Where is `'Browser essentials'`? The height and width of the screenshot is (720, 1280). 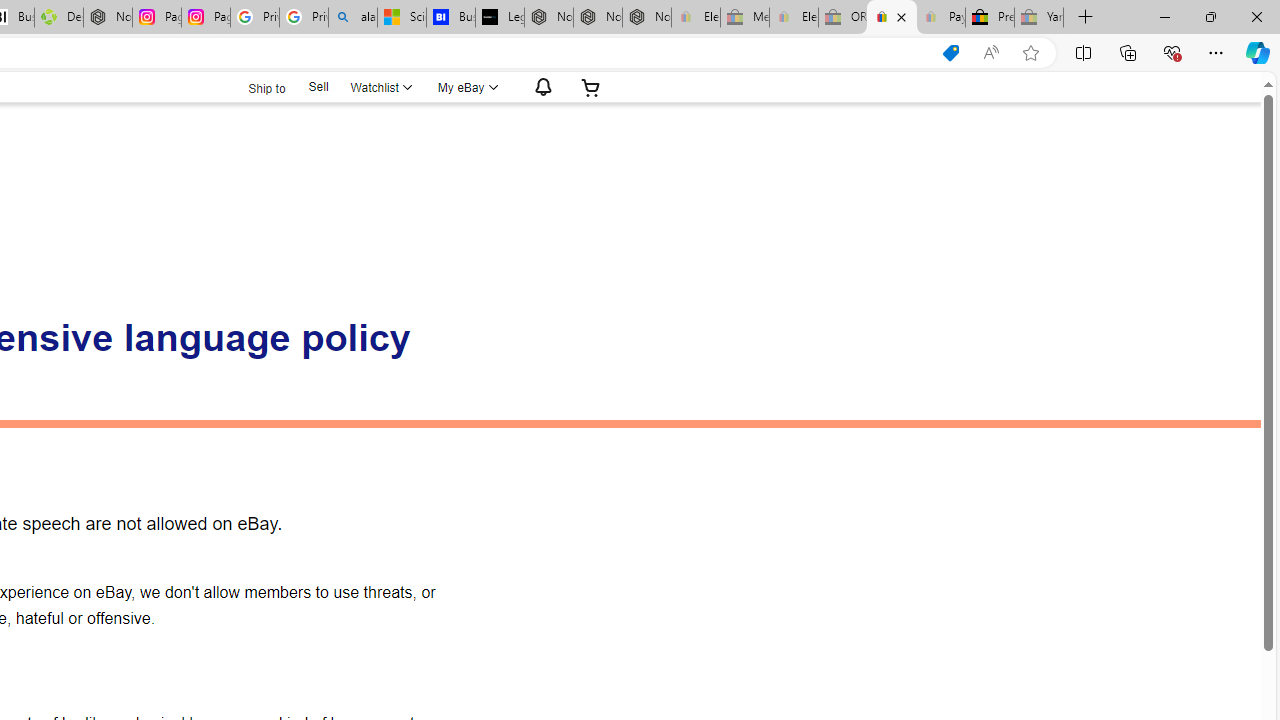 'Browser essentials' is located at coordinates (1171, 51).